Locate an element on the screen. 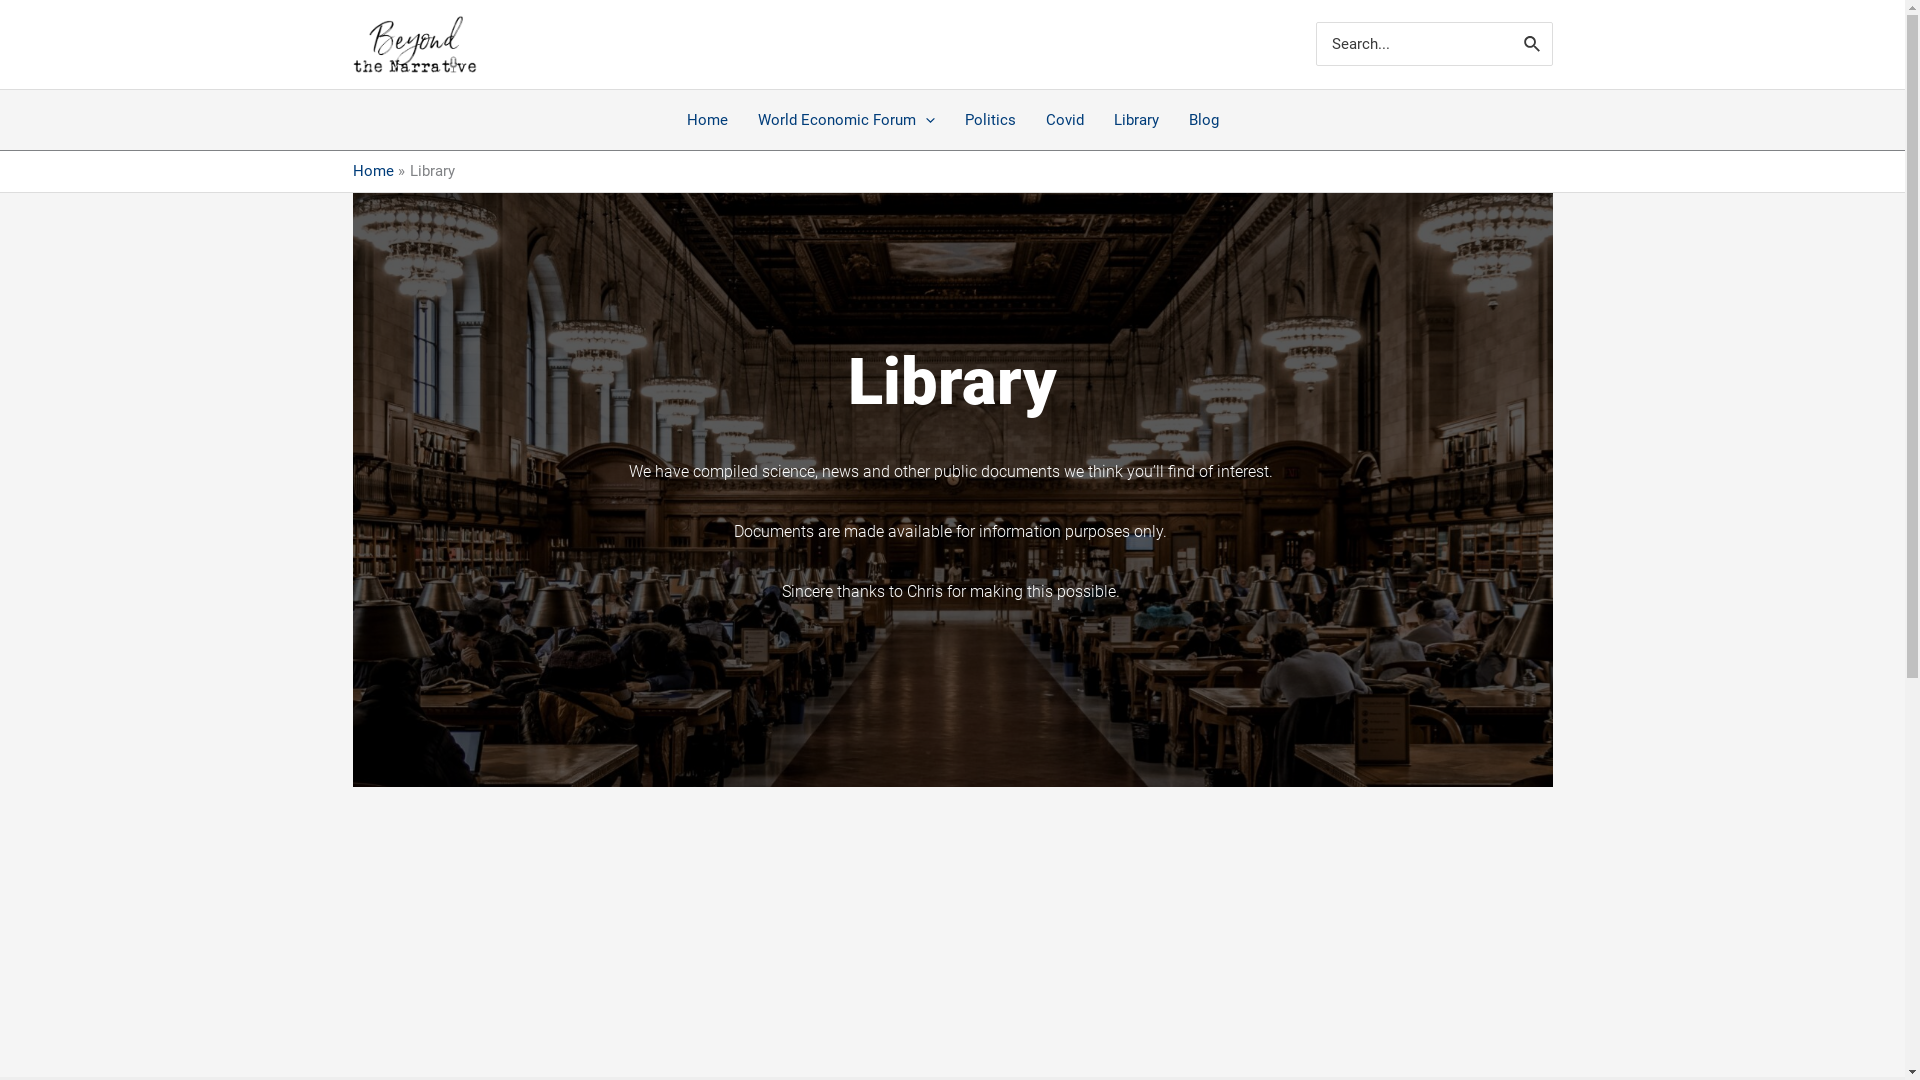 This screenshot has height=1080, width=1920. 'Blog' is located at coordinates (1203, 119).